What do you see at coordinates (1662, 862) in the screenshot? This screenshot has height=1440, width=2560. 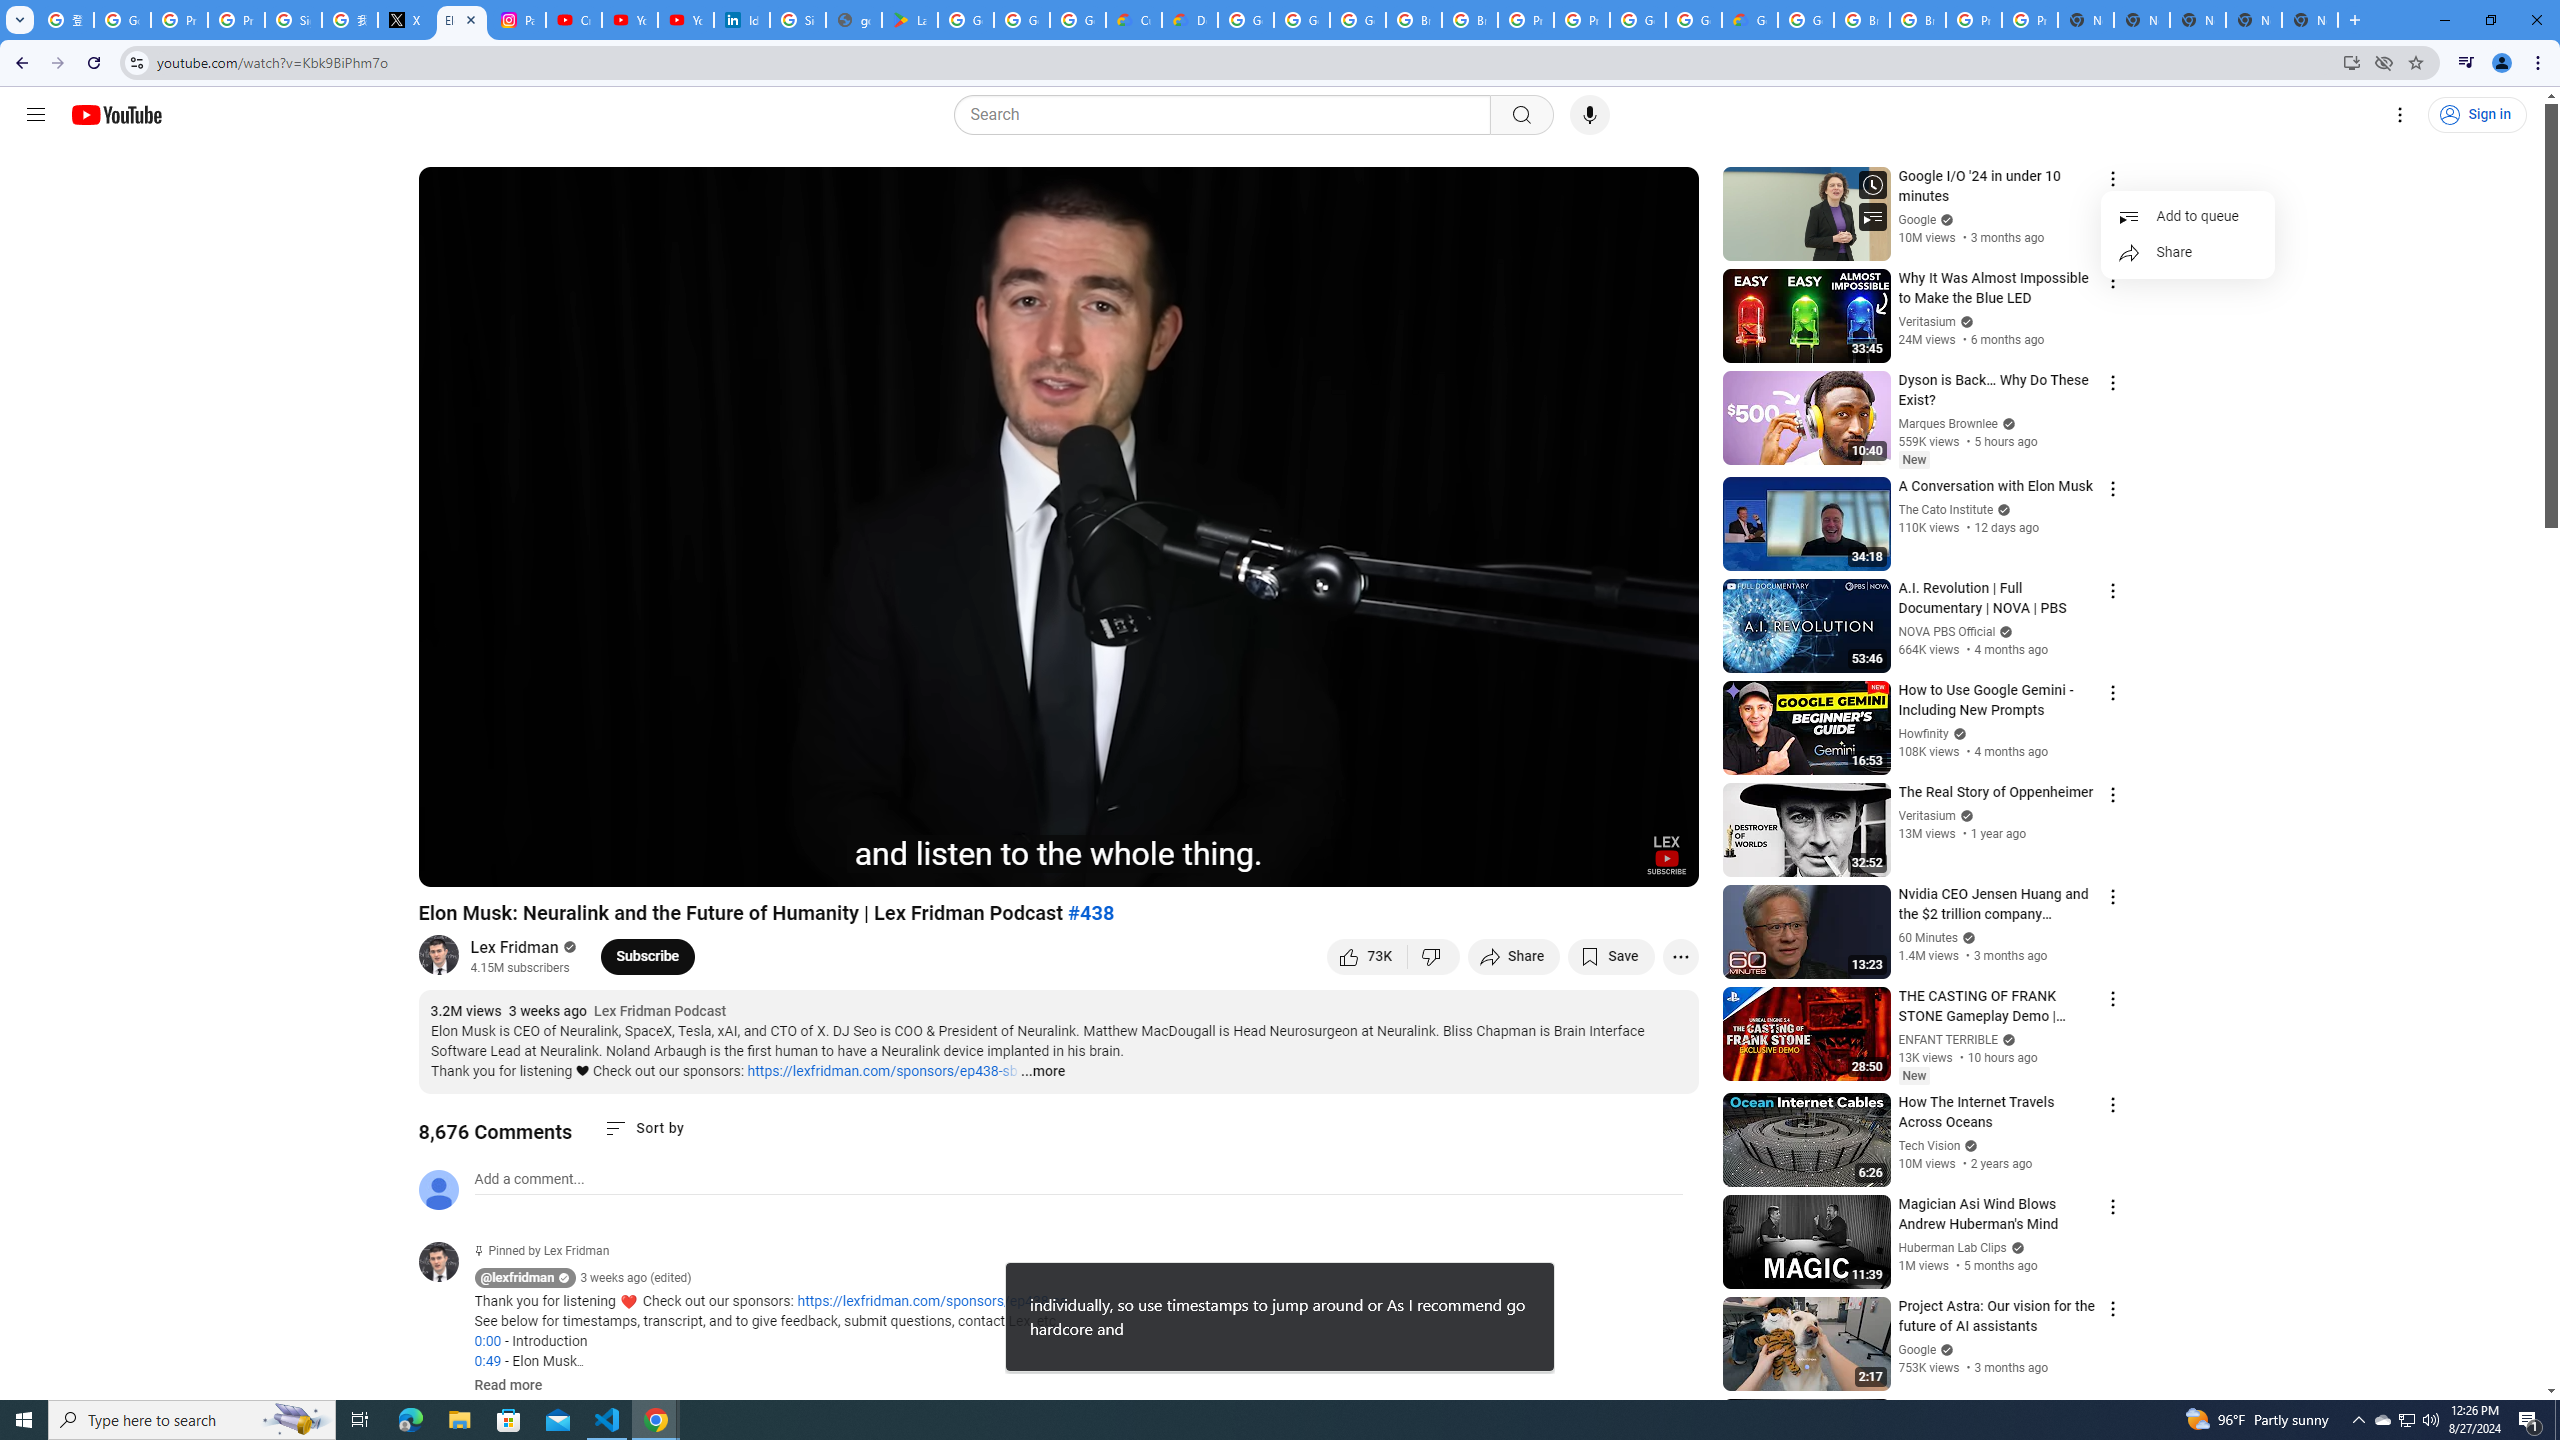 I see `'Full screen (f)'` at bounding box center [1662, 862].